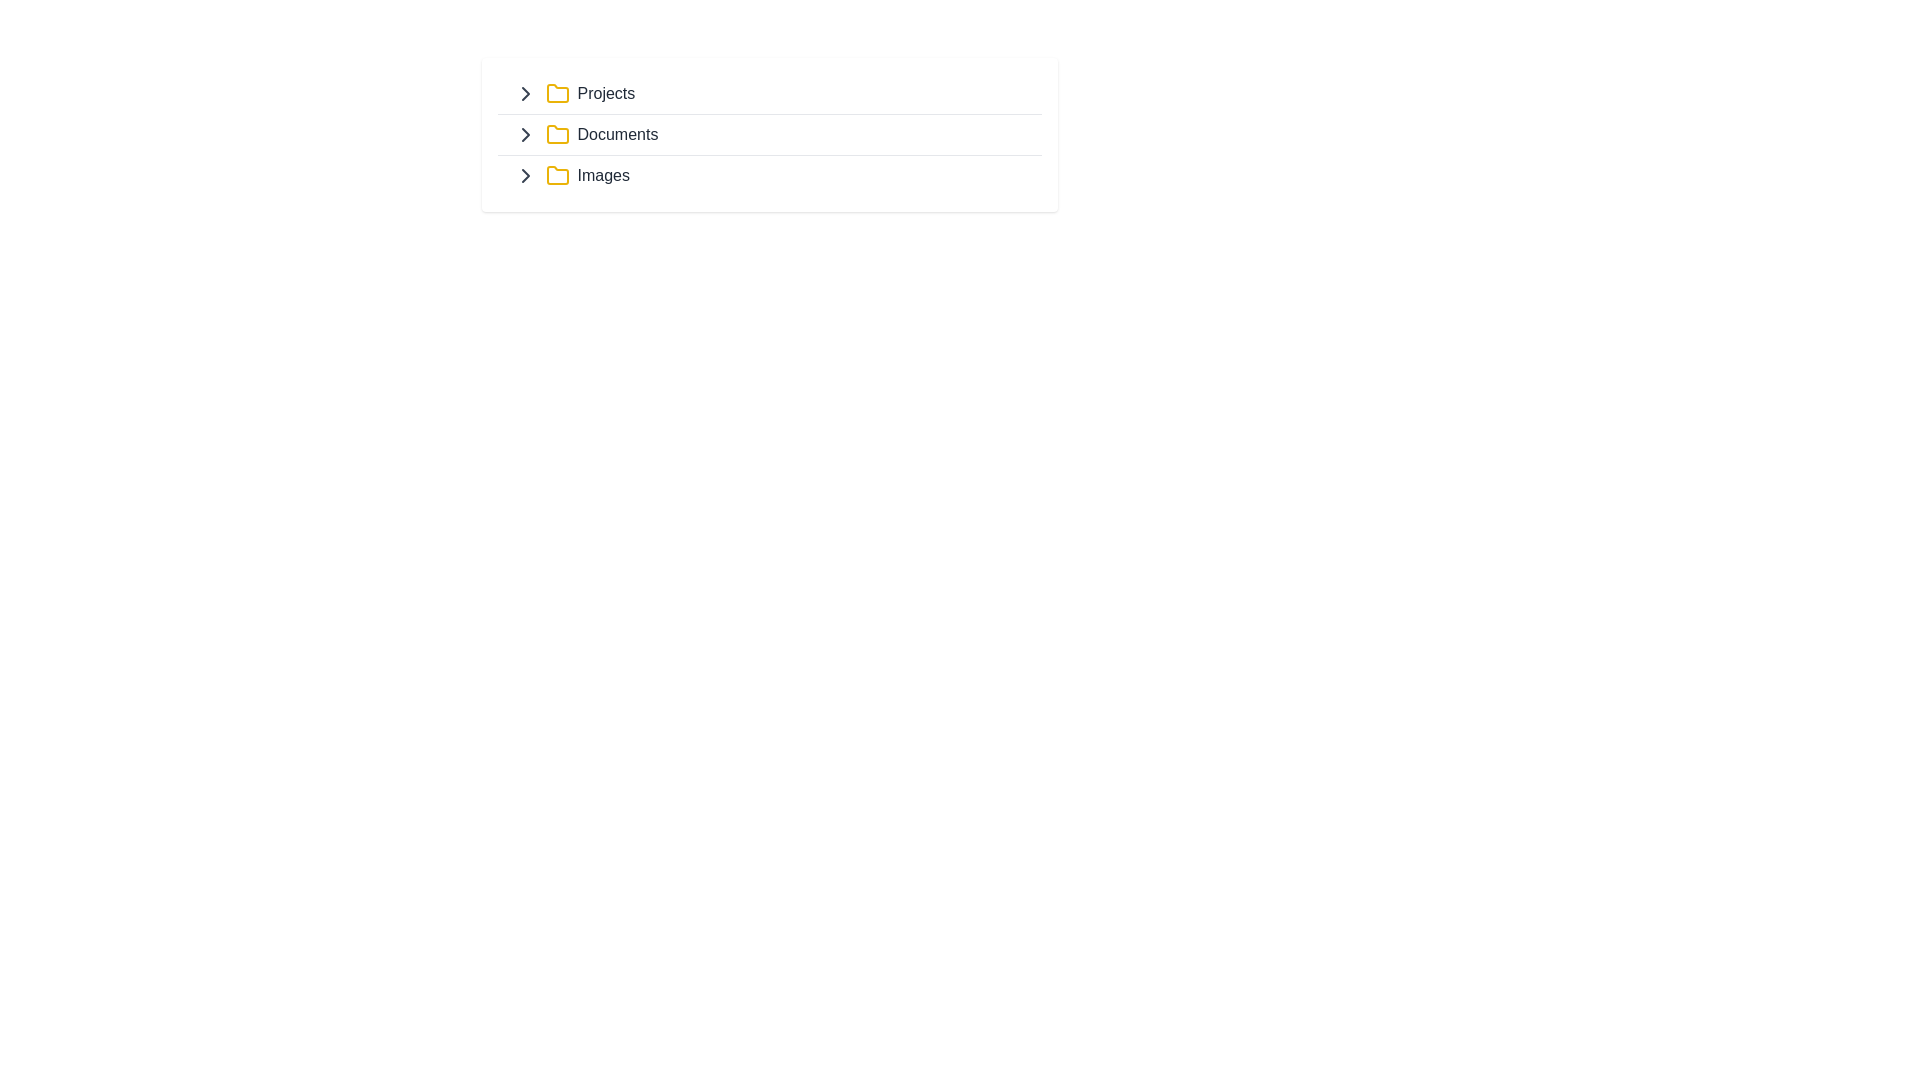  What do you see at coordinates (768, 94) in the screenshot?
I see `the first list item labeled 'Projects' in a vertical list` at bounding box center [768, 94].